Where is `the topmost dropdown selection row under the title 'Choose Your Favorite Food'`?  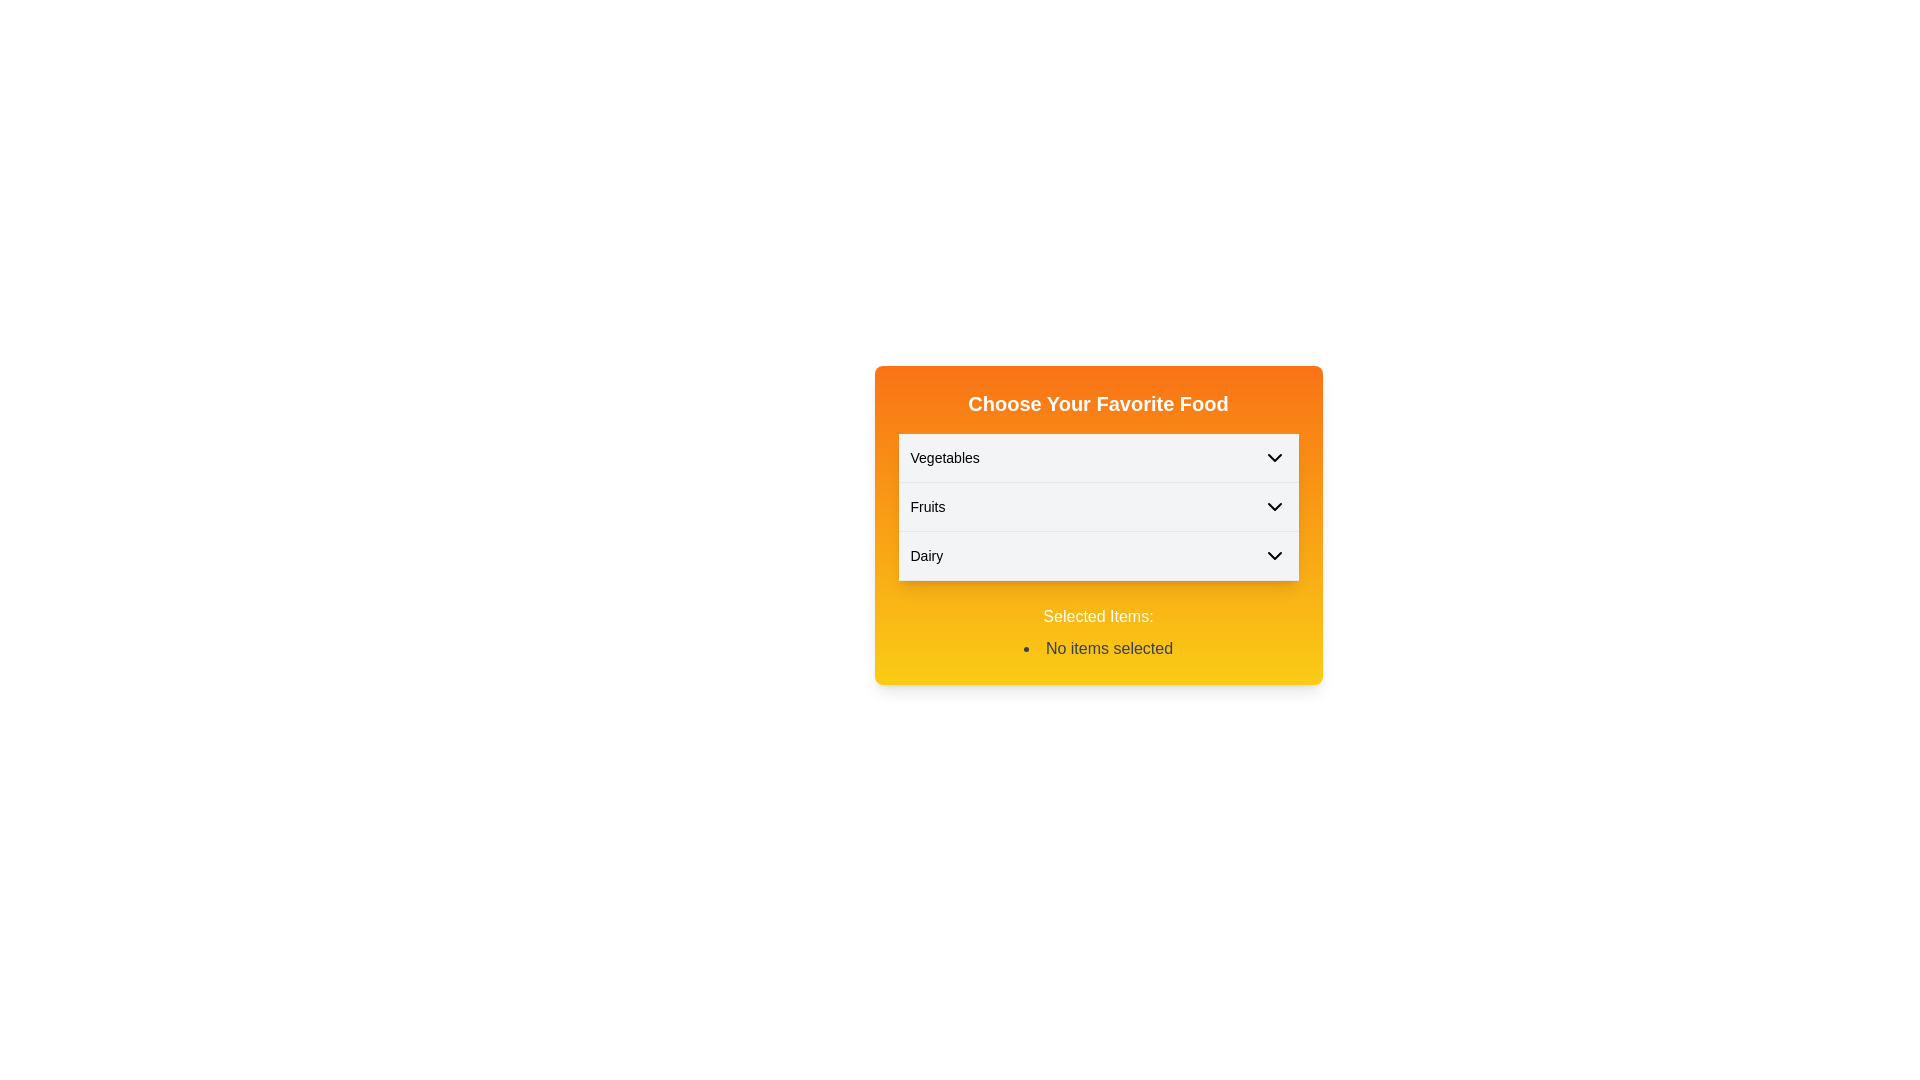 the topmost dropdown selection row under the title 'Choose Your Favorite Food' is located at coordinates (1097, 458).